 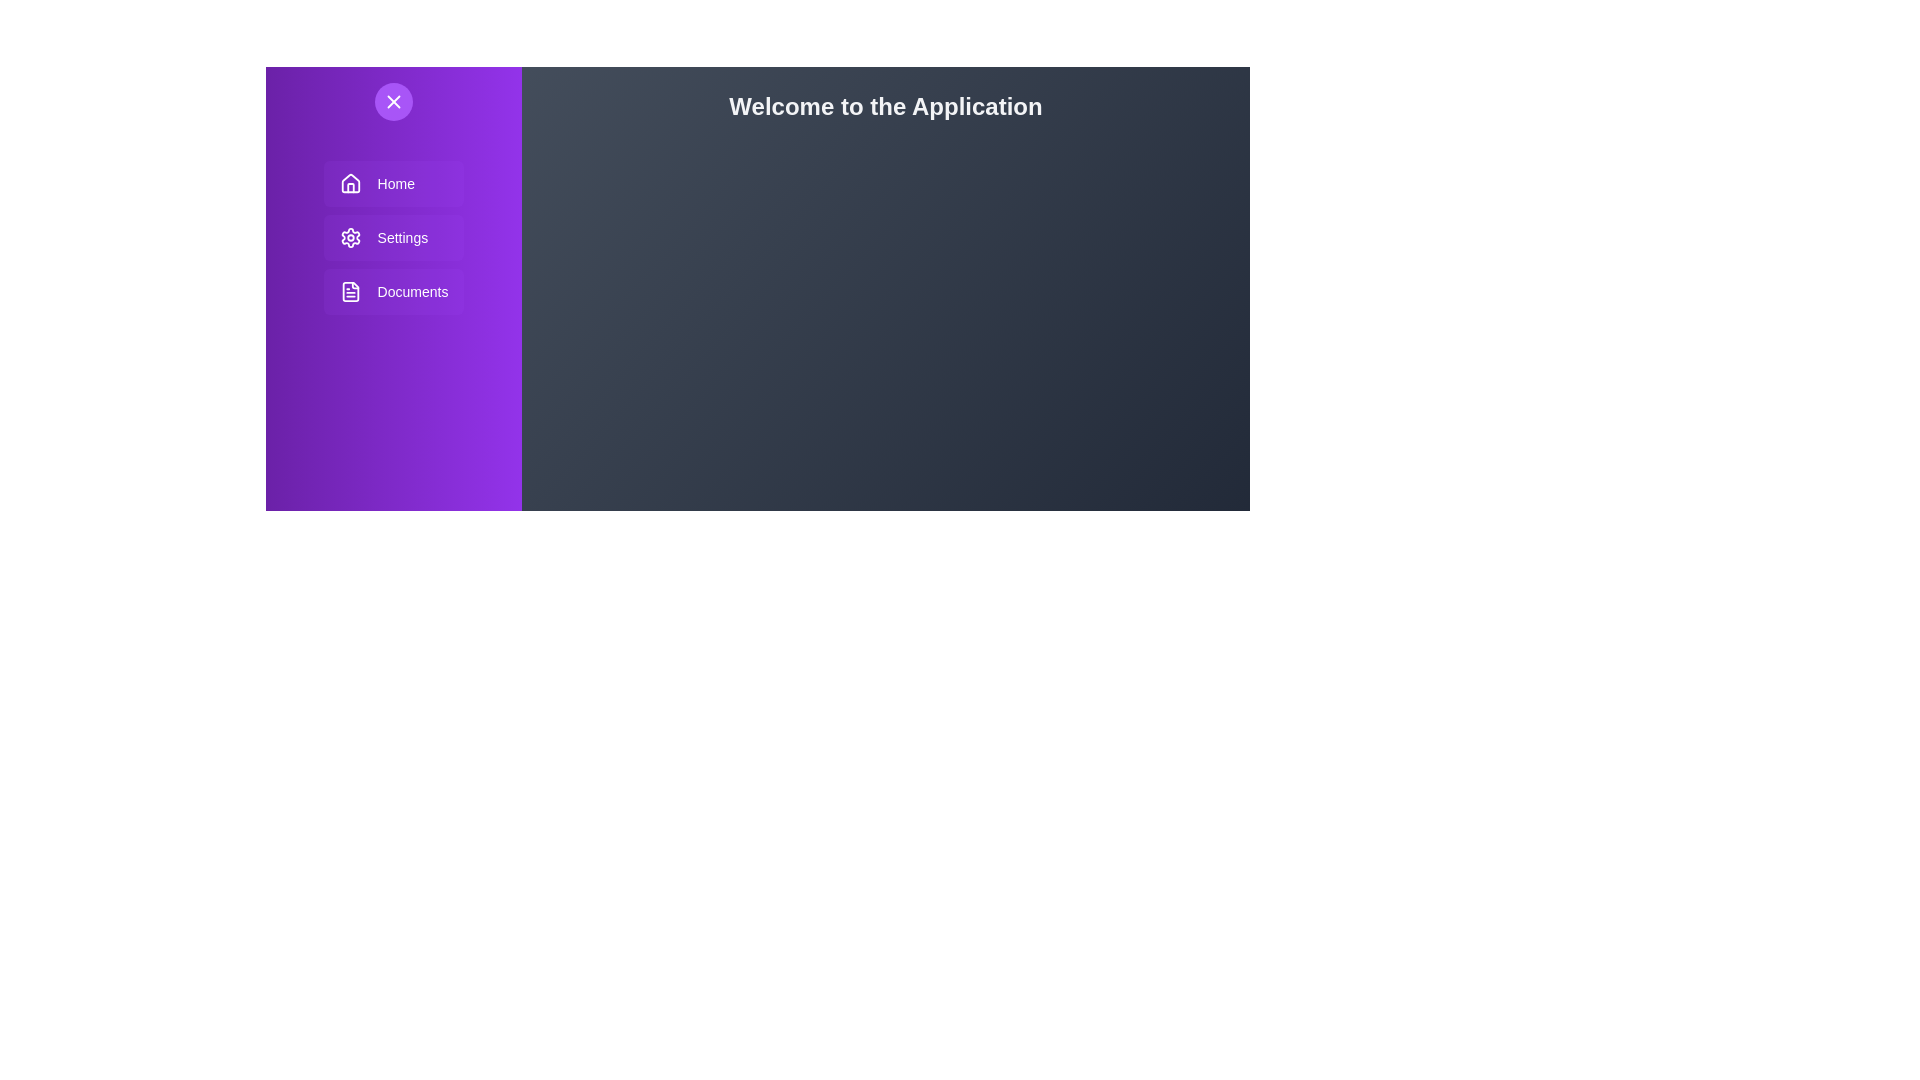 I want to click on the sidebar menu item Home, so click(x=393, y=184).